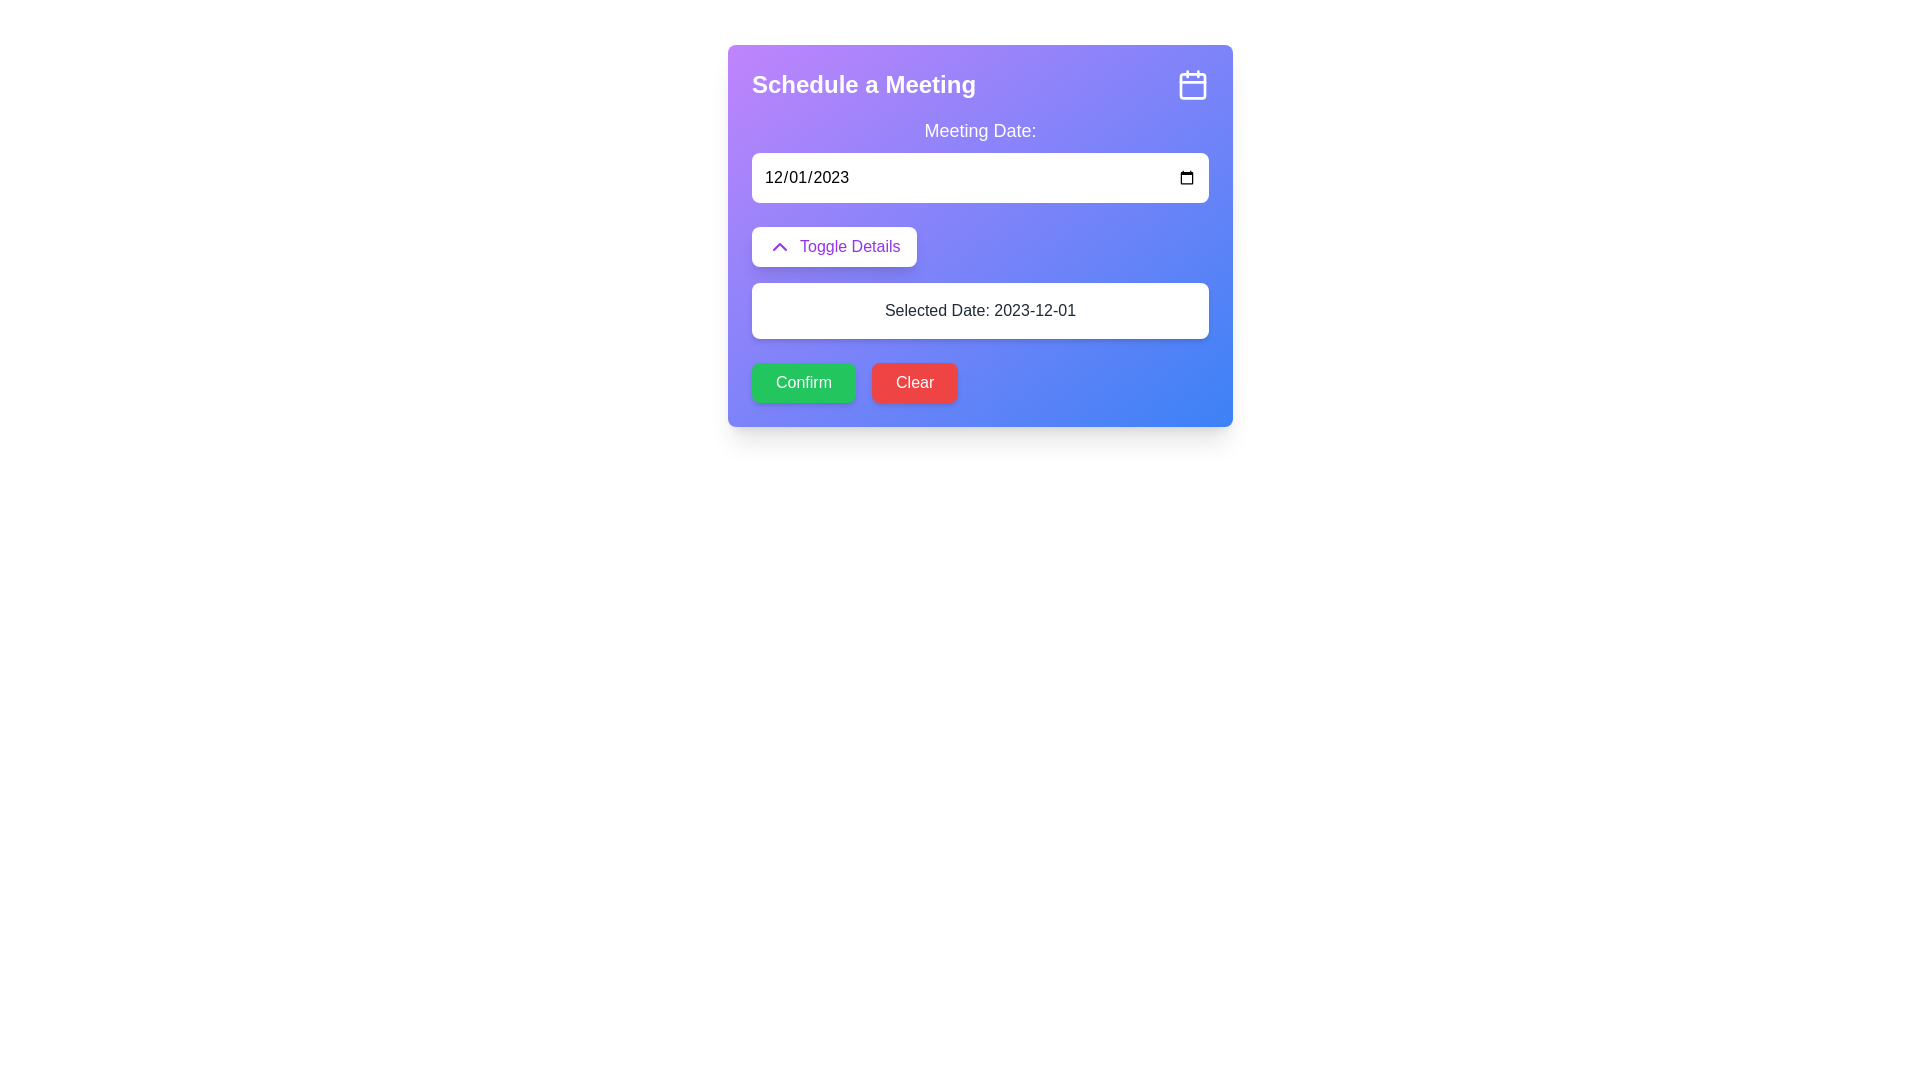  What do you see at coordinates (834, 245) in the screenshot?
I see `the toggle button located in the 'Schedule a Meeting' section, which is positioned below the 'Meeting Date' input field` at bounding box center [834, 245].